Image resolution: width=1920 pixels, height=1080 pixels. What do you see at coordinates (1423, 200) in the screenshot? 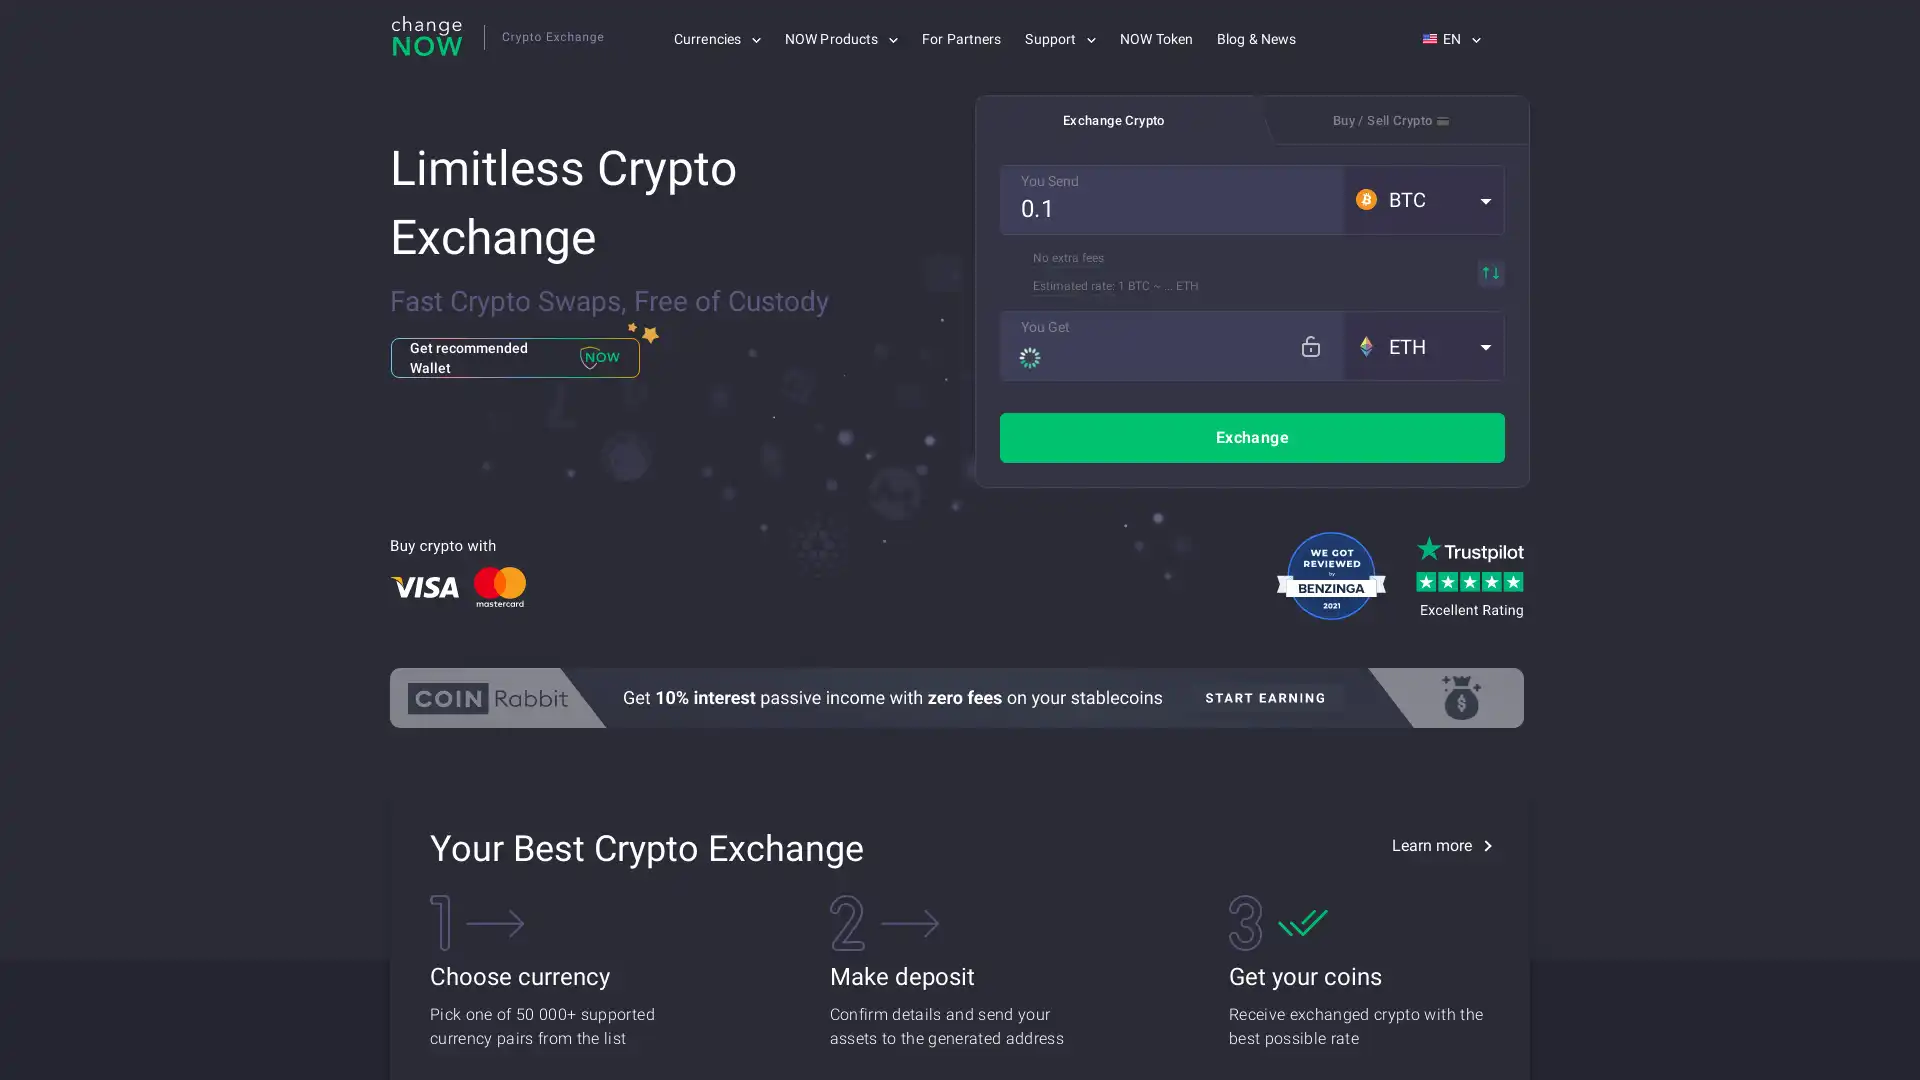
I see `icon-btc BTC` at bounding box center [1423, 200].